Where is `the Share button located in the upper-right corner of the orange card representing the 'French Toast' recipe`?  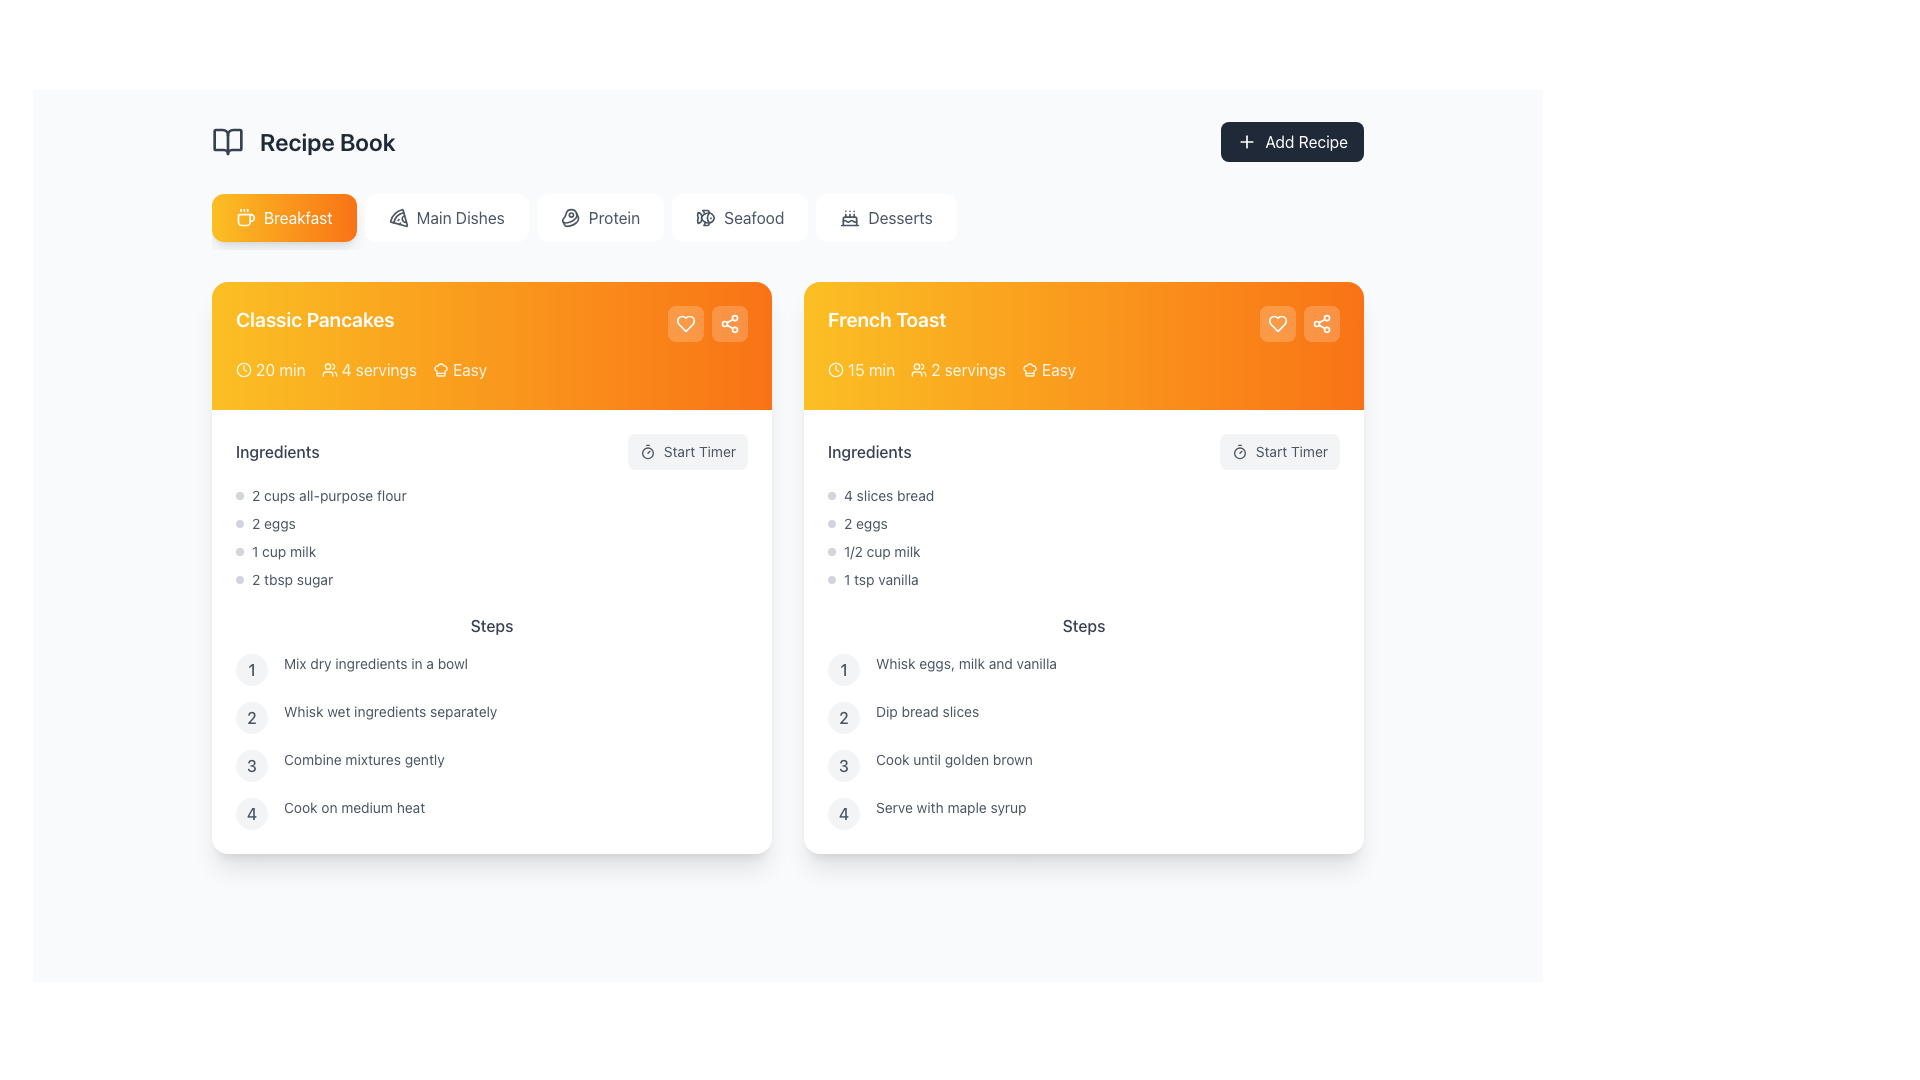 the Share button located in the upper-right corner of the orange card representing the 'French Toast' recipe is located at coordinates (1321, 323).